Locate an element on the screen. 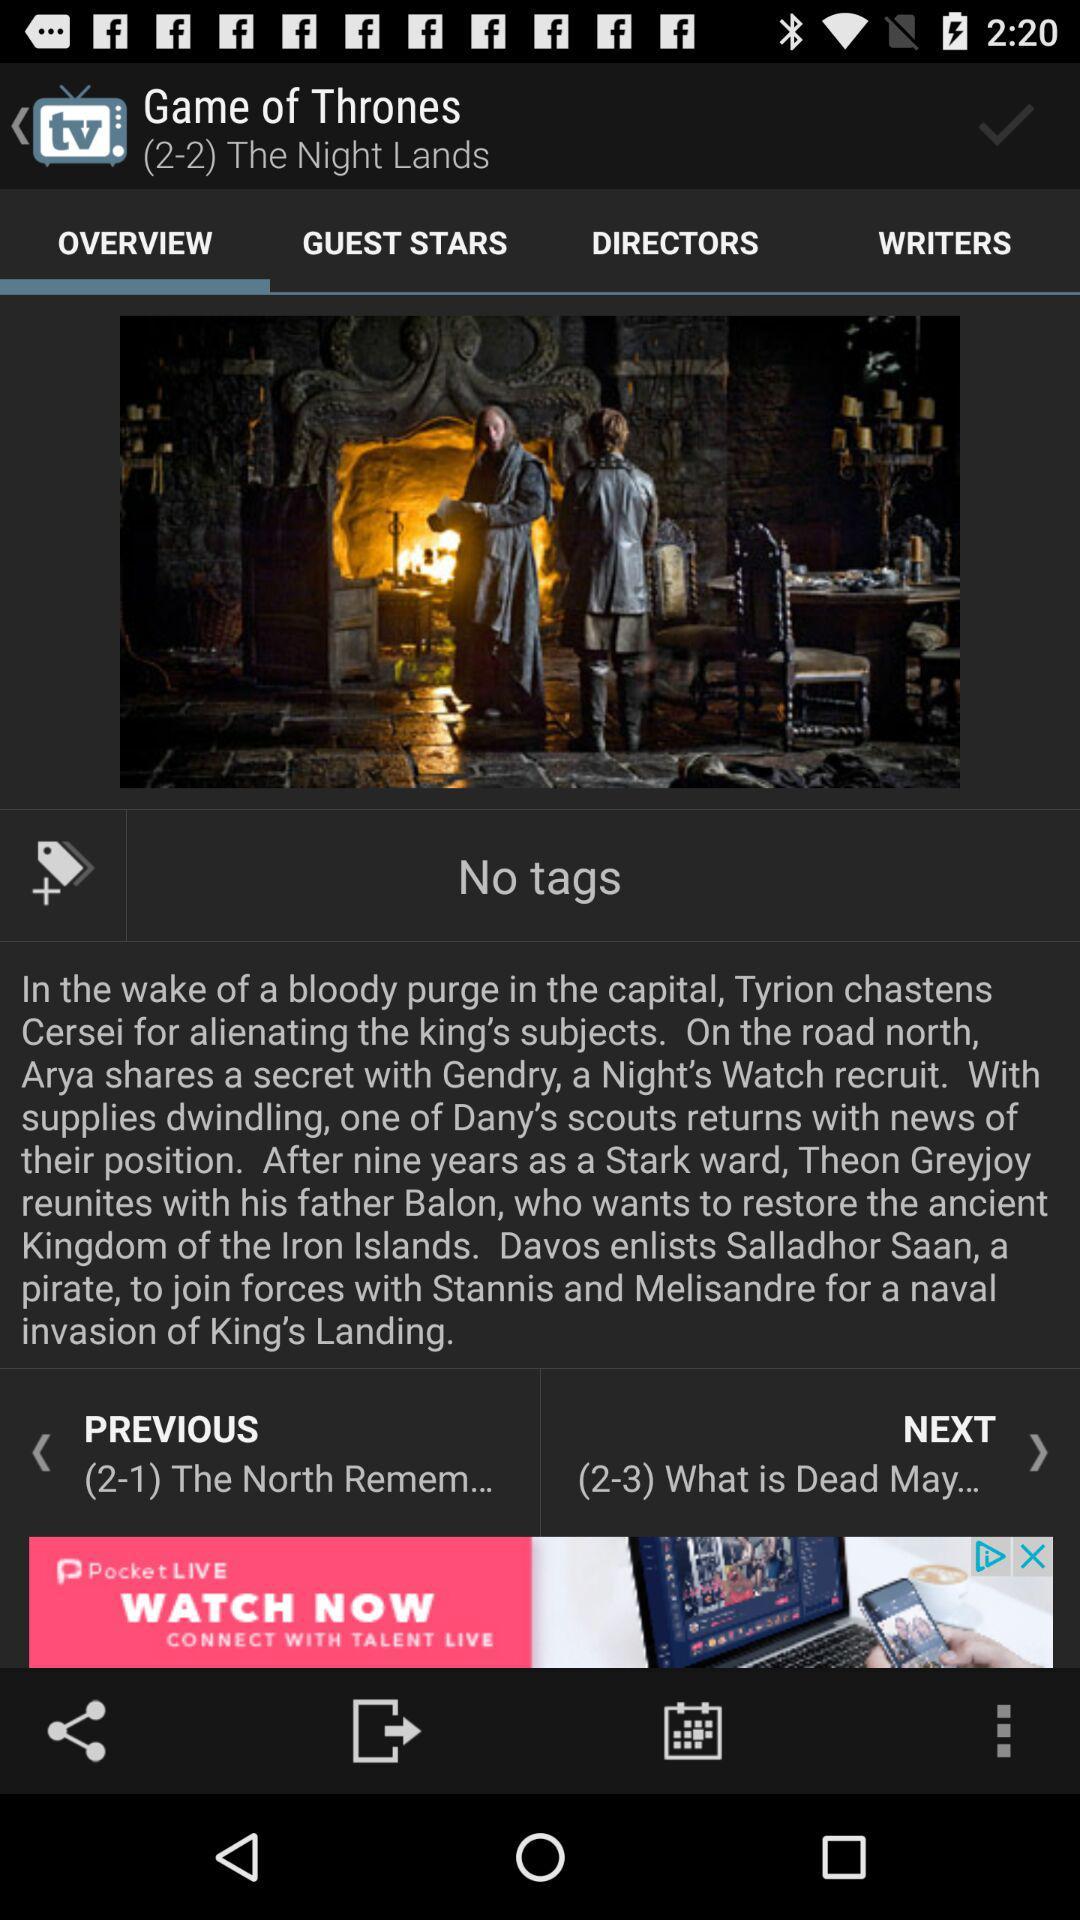  tags is located at coordinates (61, 873).